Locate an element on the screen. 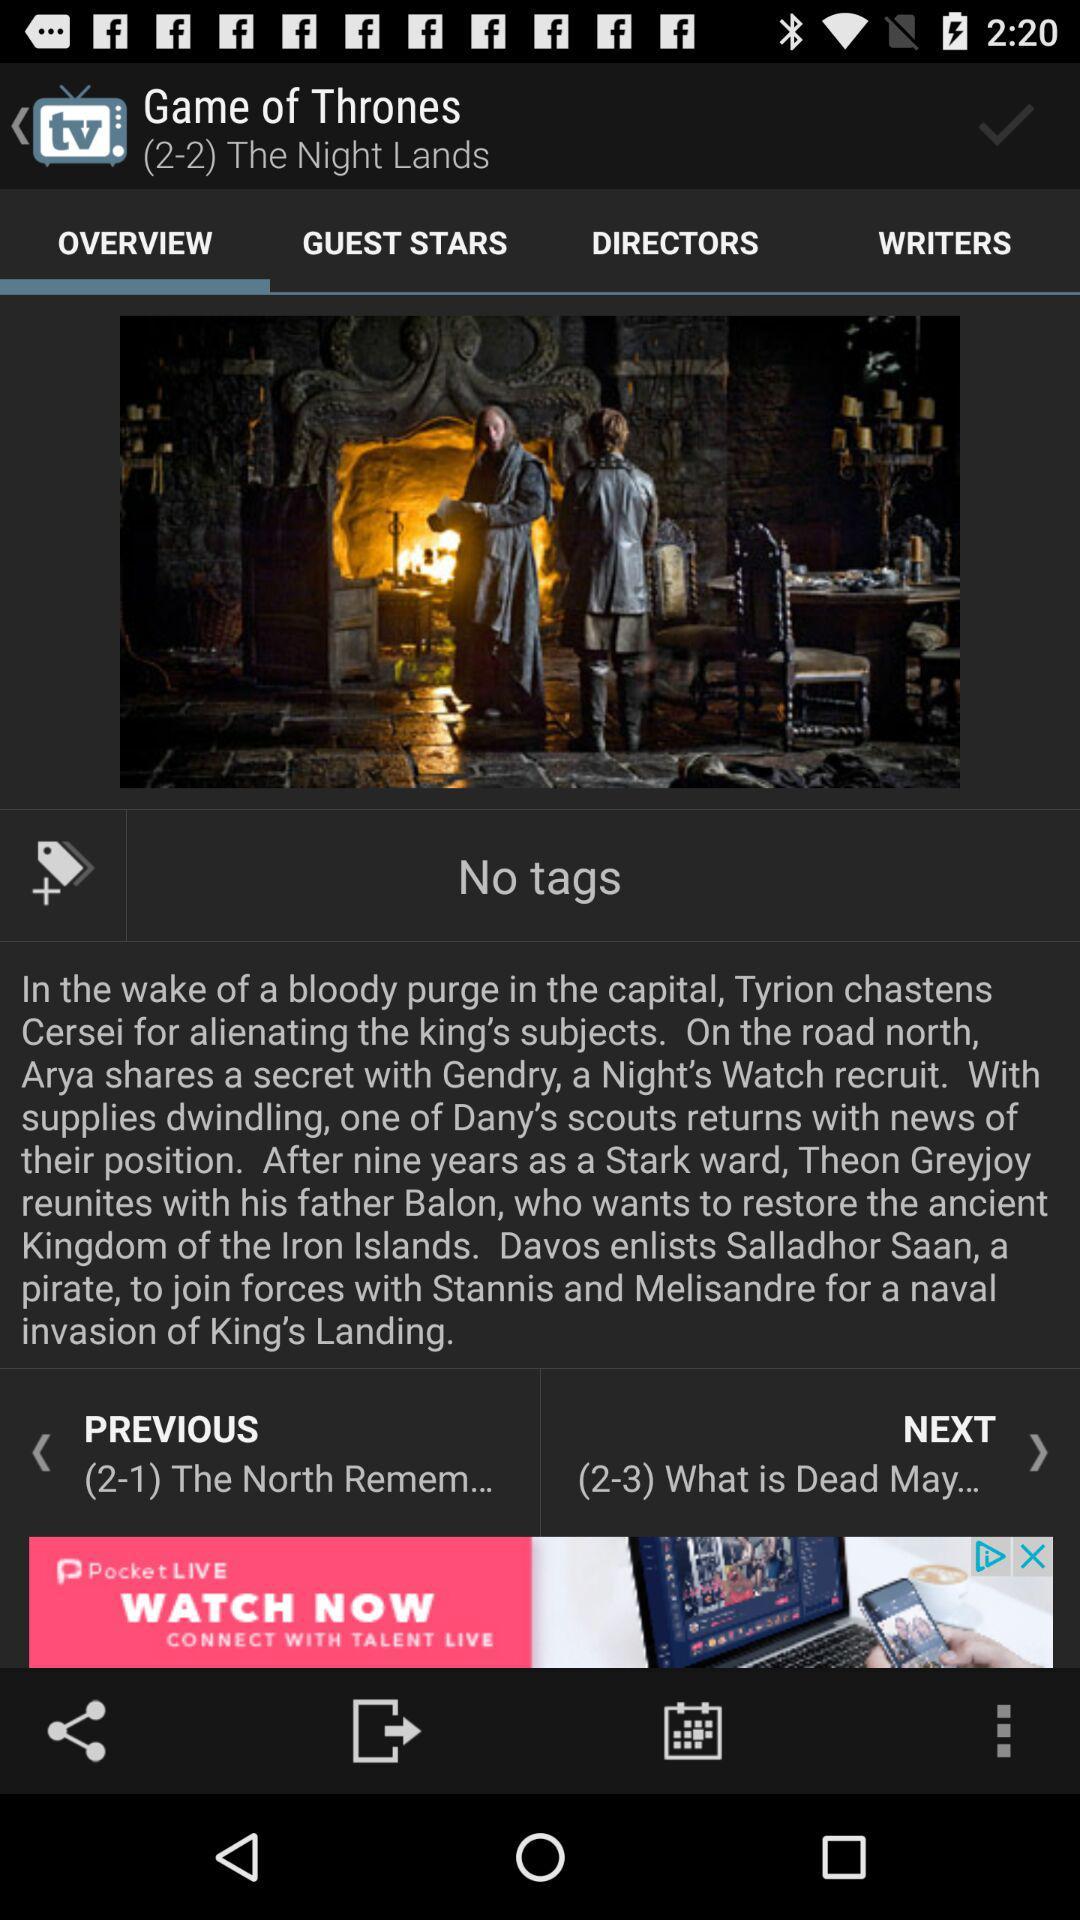  tags is located at coordinates (61, 873).